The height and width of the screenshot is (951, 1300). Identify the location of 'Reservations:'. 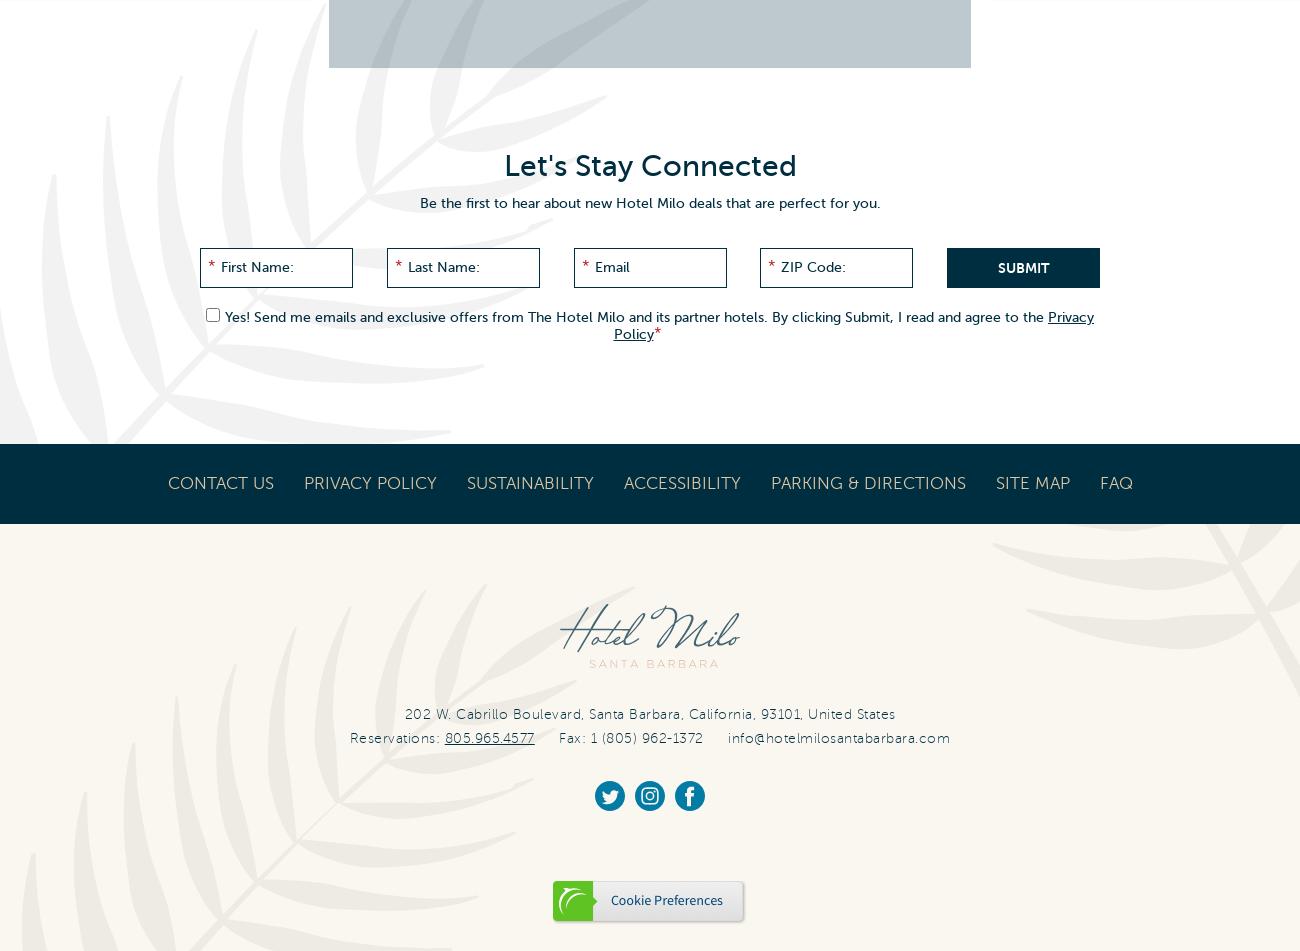
(394, 736).